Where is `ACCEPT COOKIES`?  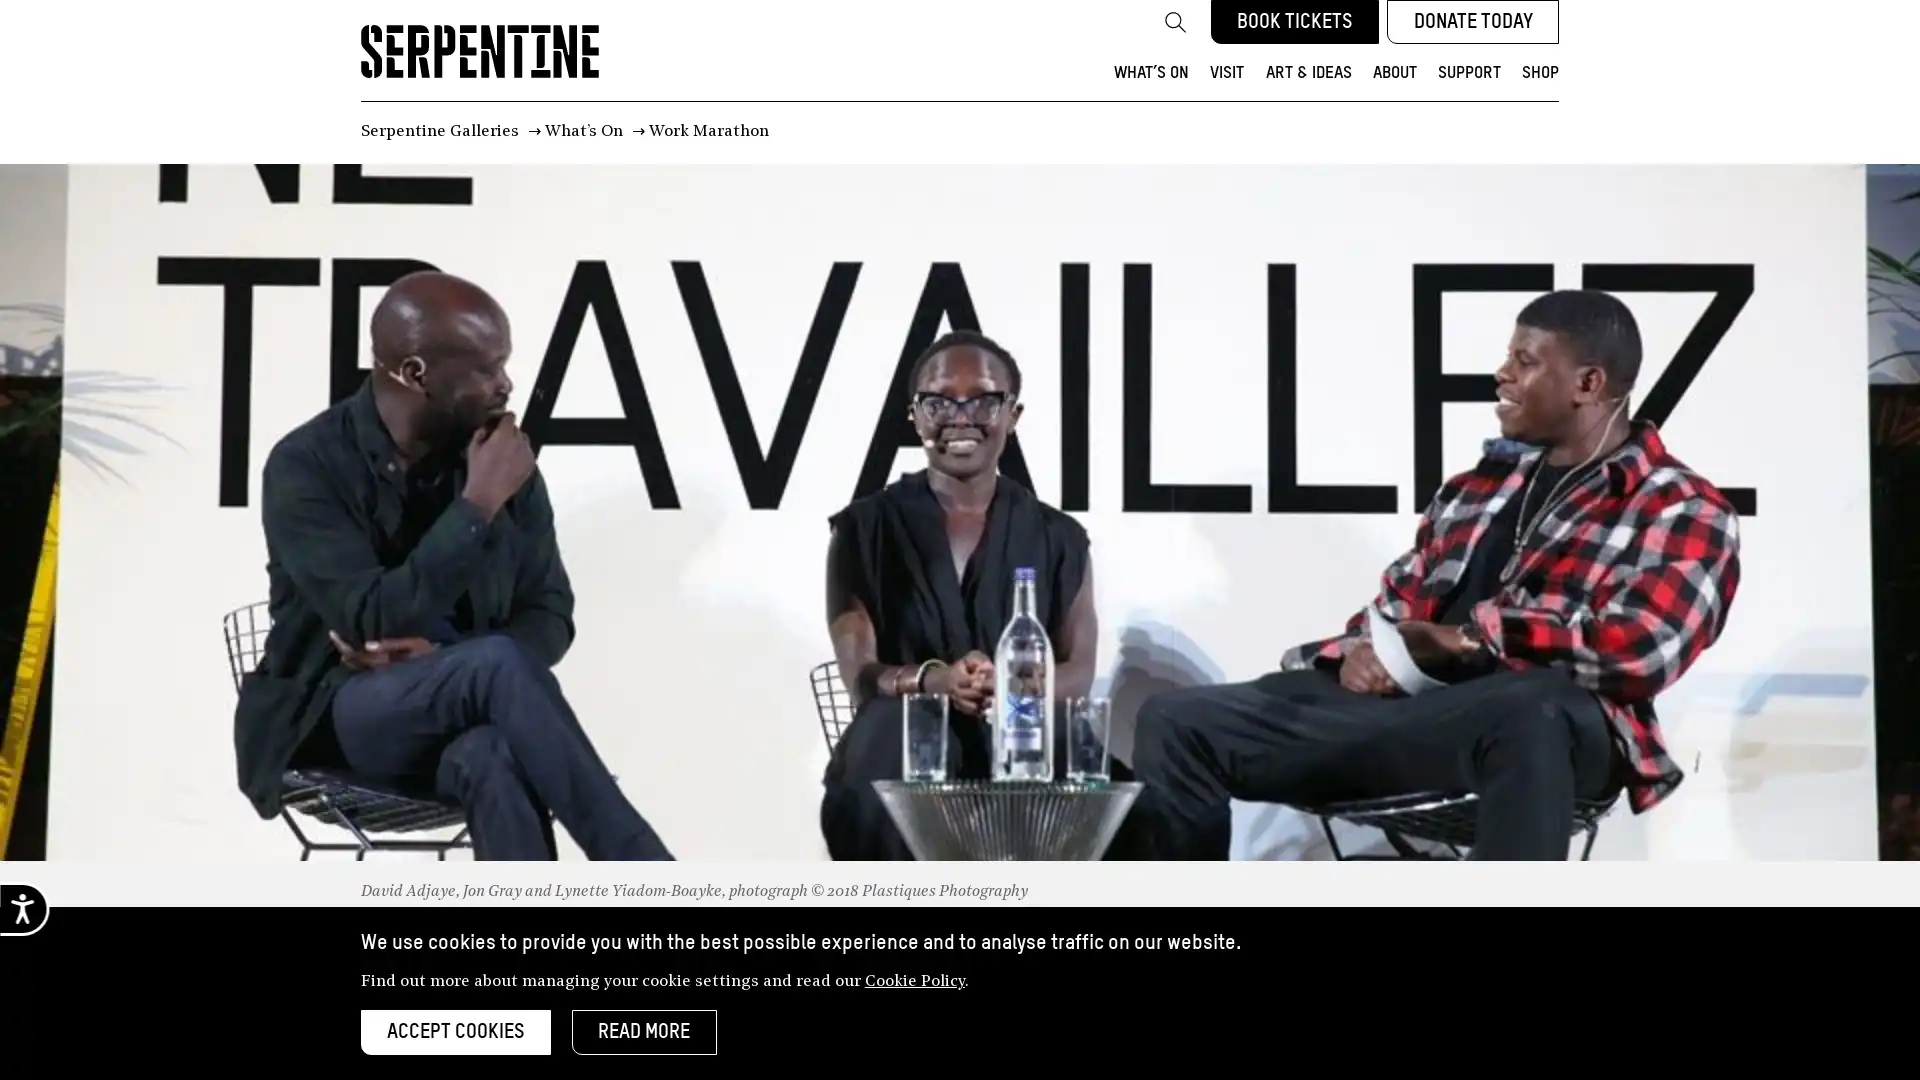 ACCEPT COOKIES is located at coordinates (454, 1032).